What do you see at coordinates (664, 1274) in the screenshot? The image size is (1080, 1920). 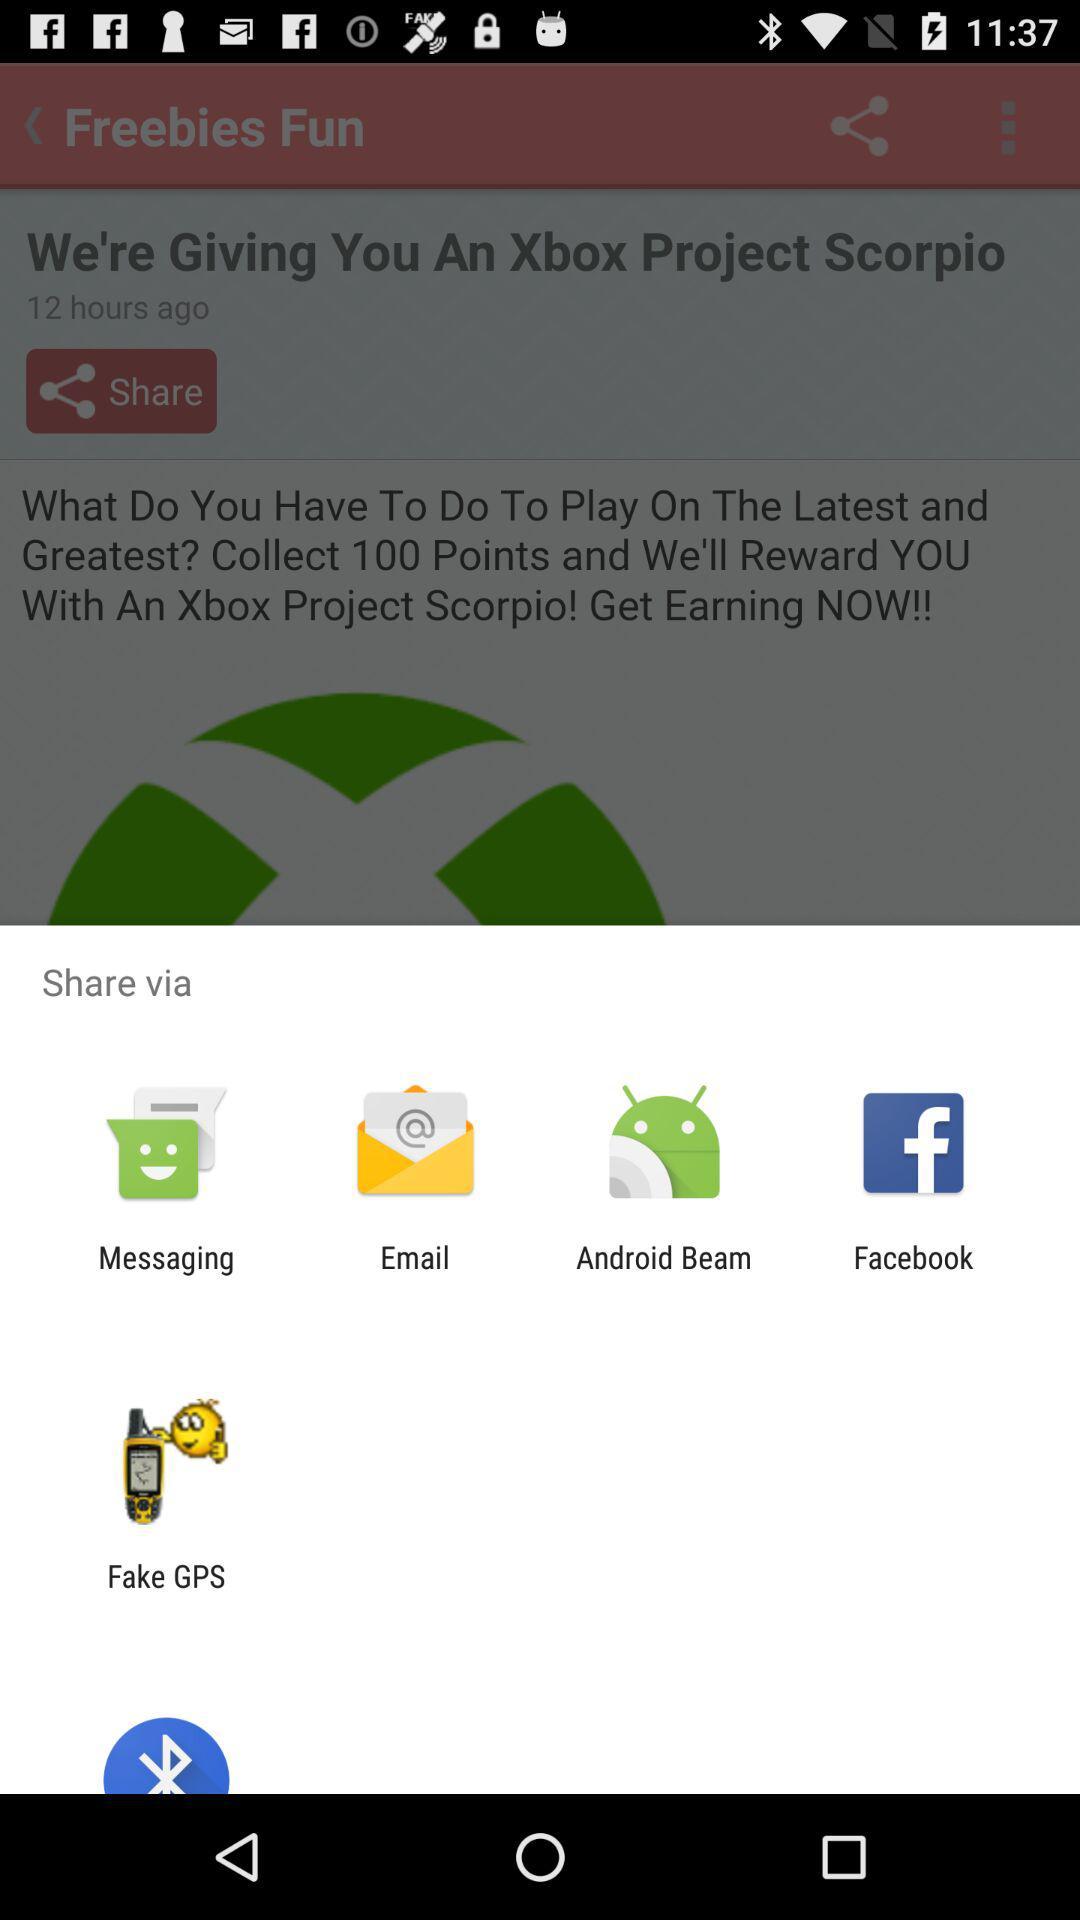 I see `icon to the left of facebook` at bounding box center [664, 1274].